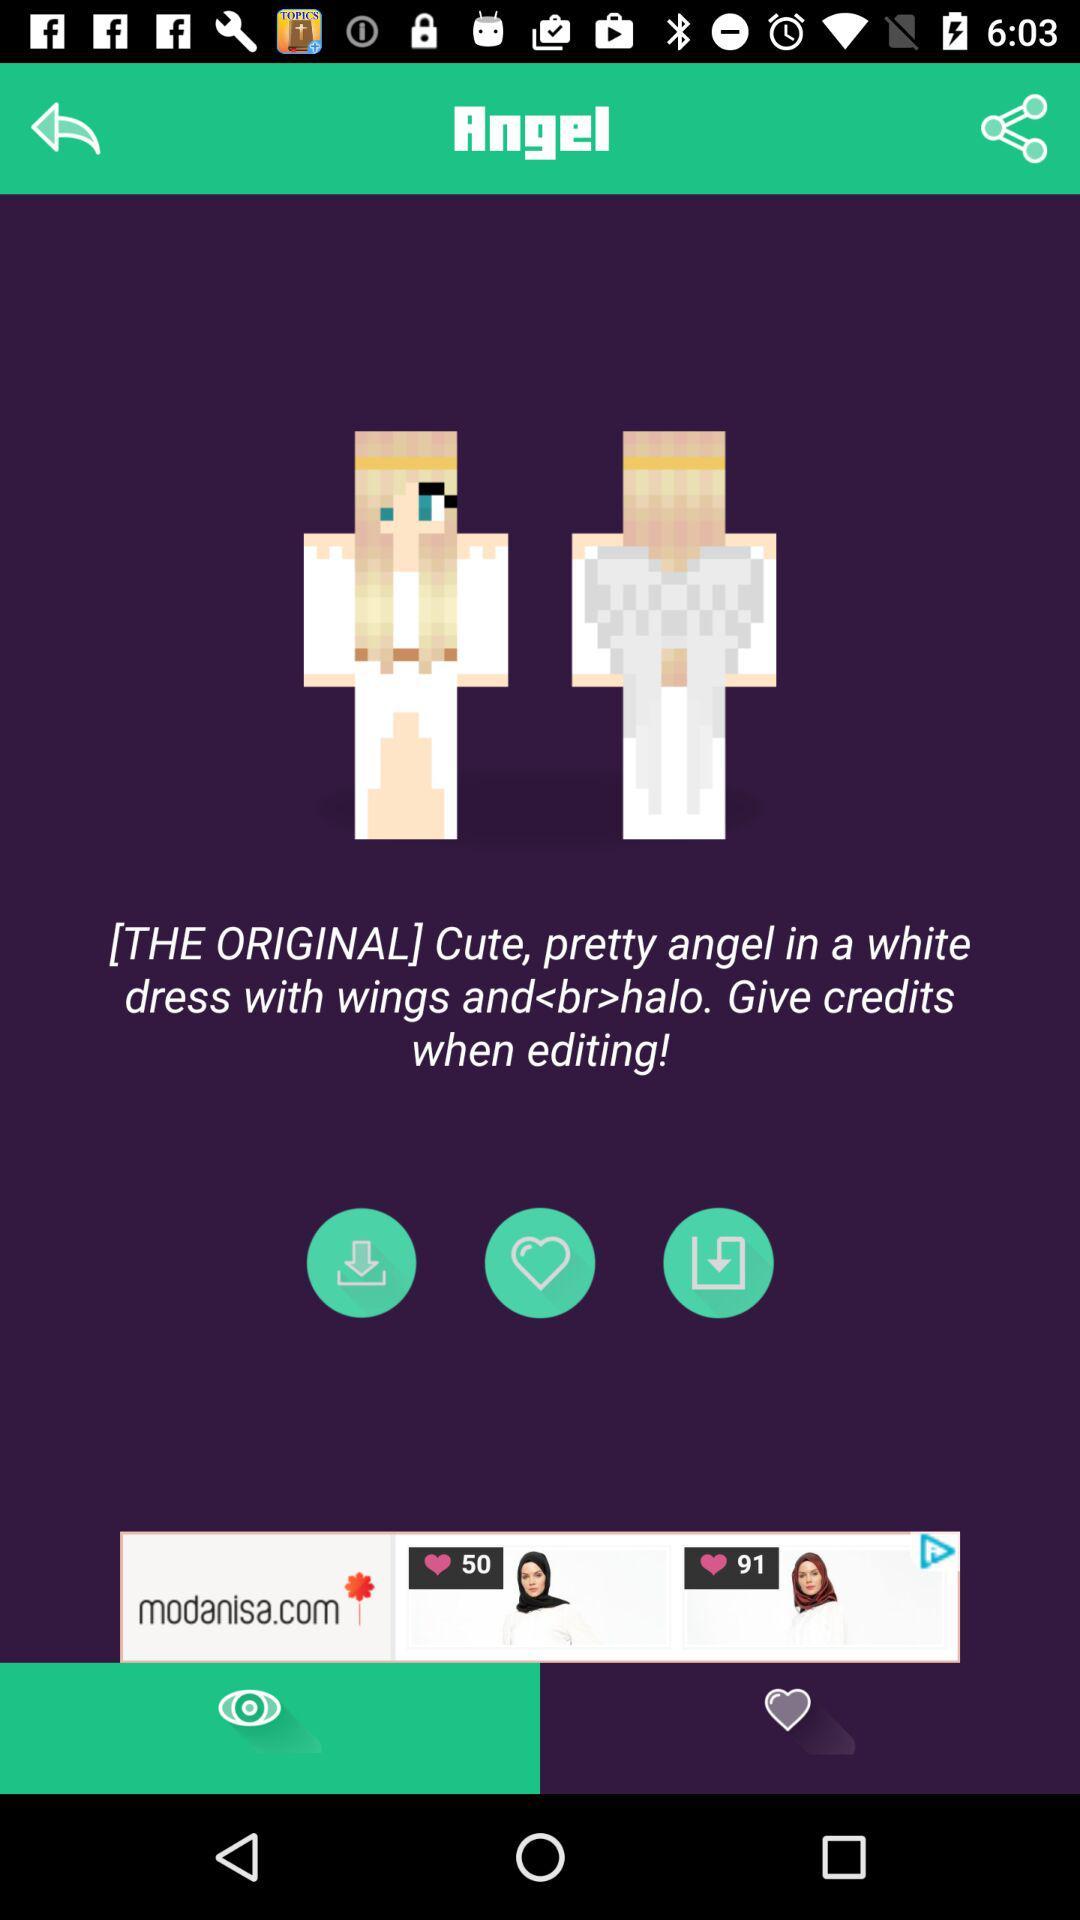 The image size is (1080, 1920). What do you see at coordinates (64, 127) in the screenshot?
I see `the reply icon` at bounding box center [64, 127].